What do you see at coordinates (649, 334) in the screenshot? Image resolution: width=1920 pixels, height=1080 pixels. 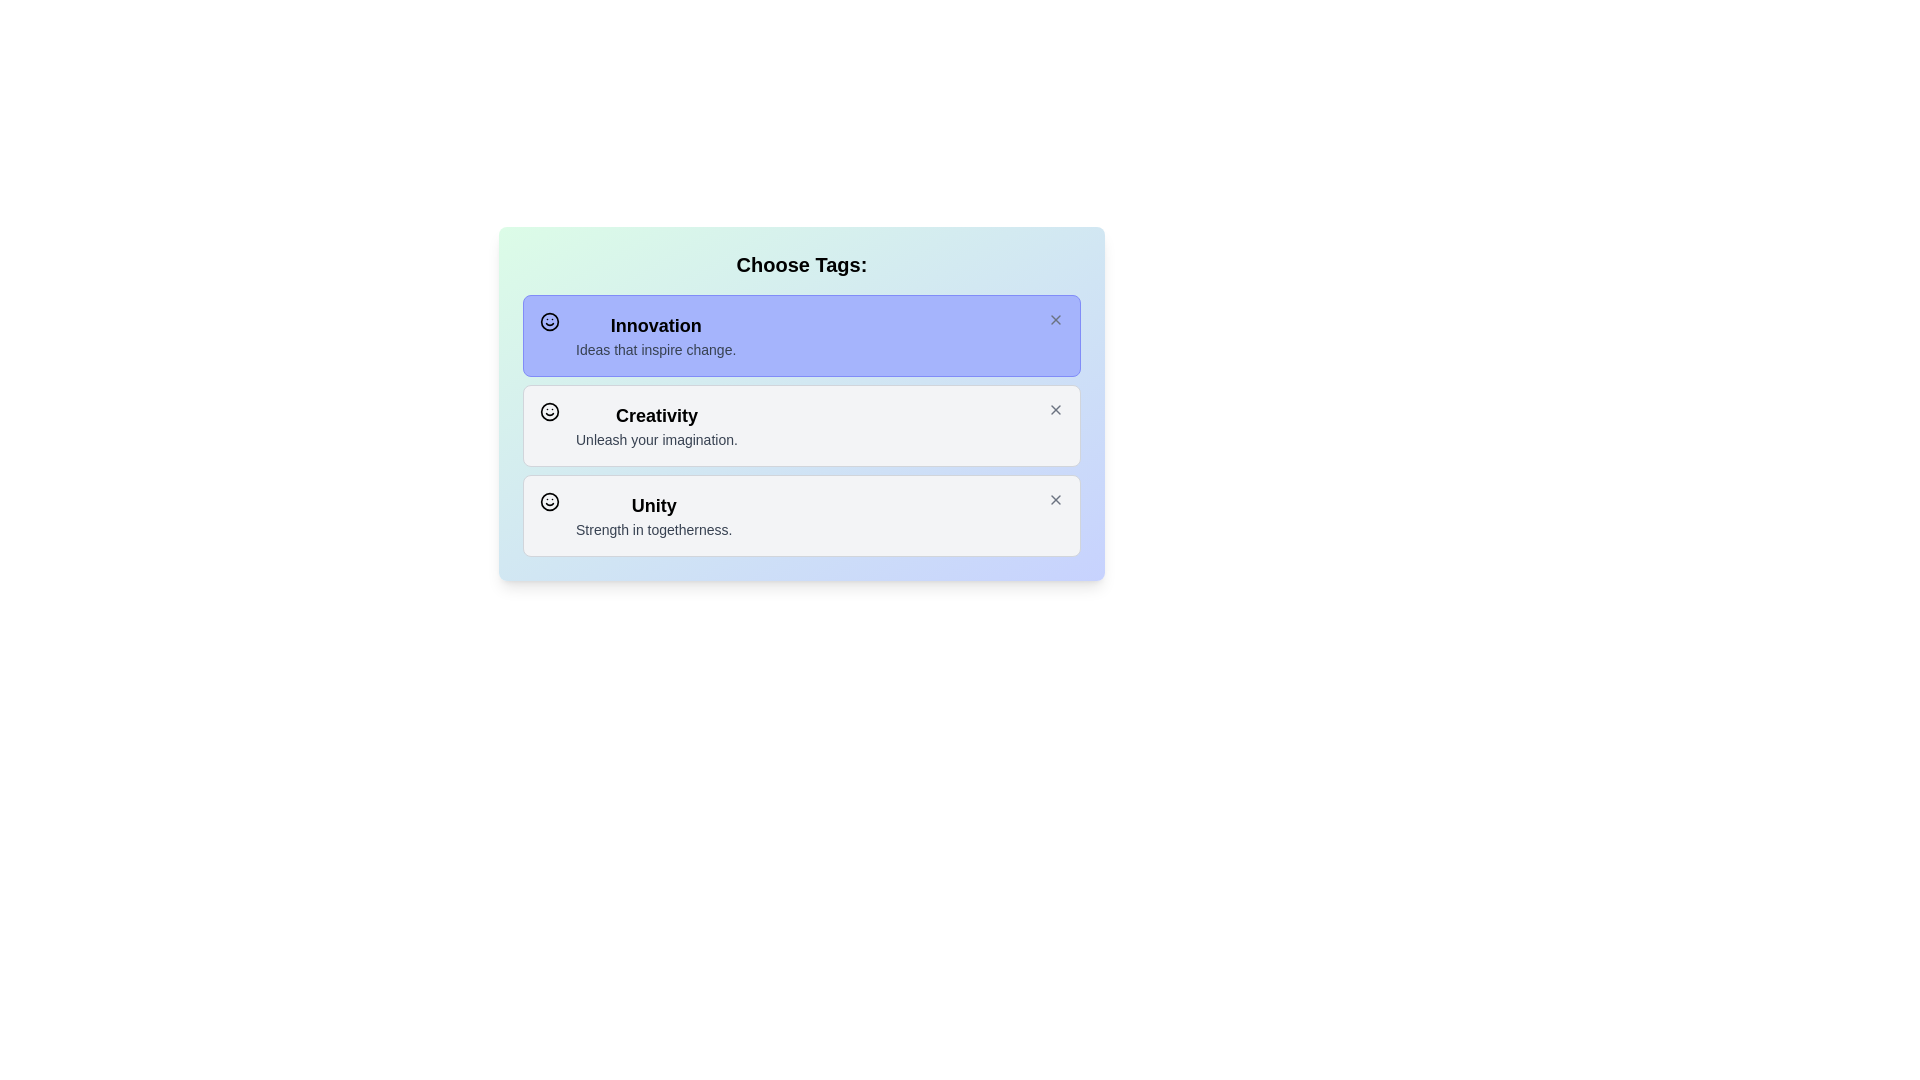 I see `the theme's name and description for Innovation` at bounding box center [649, 334].